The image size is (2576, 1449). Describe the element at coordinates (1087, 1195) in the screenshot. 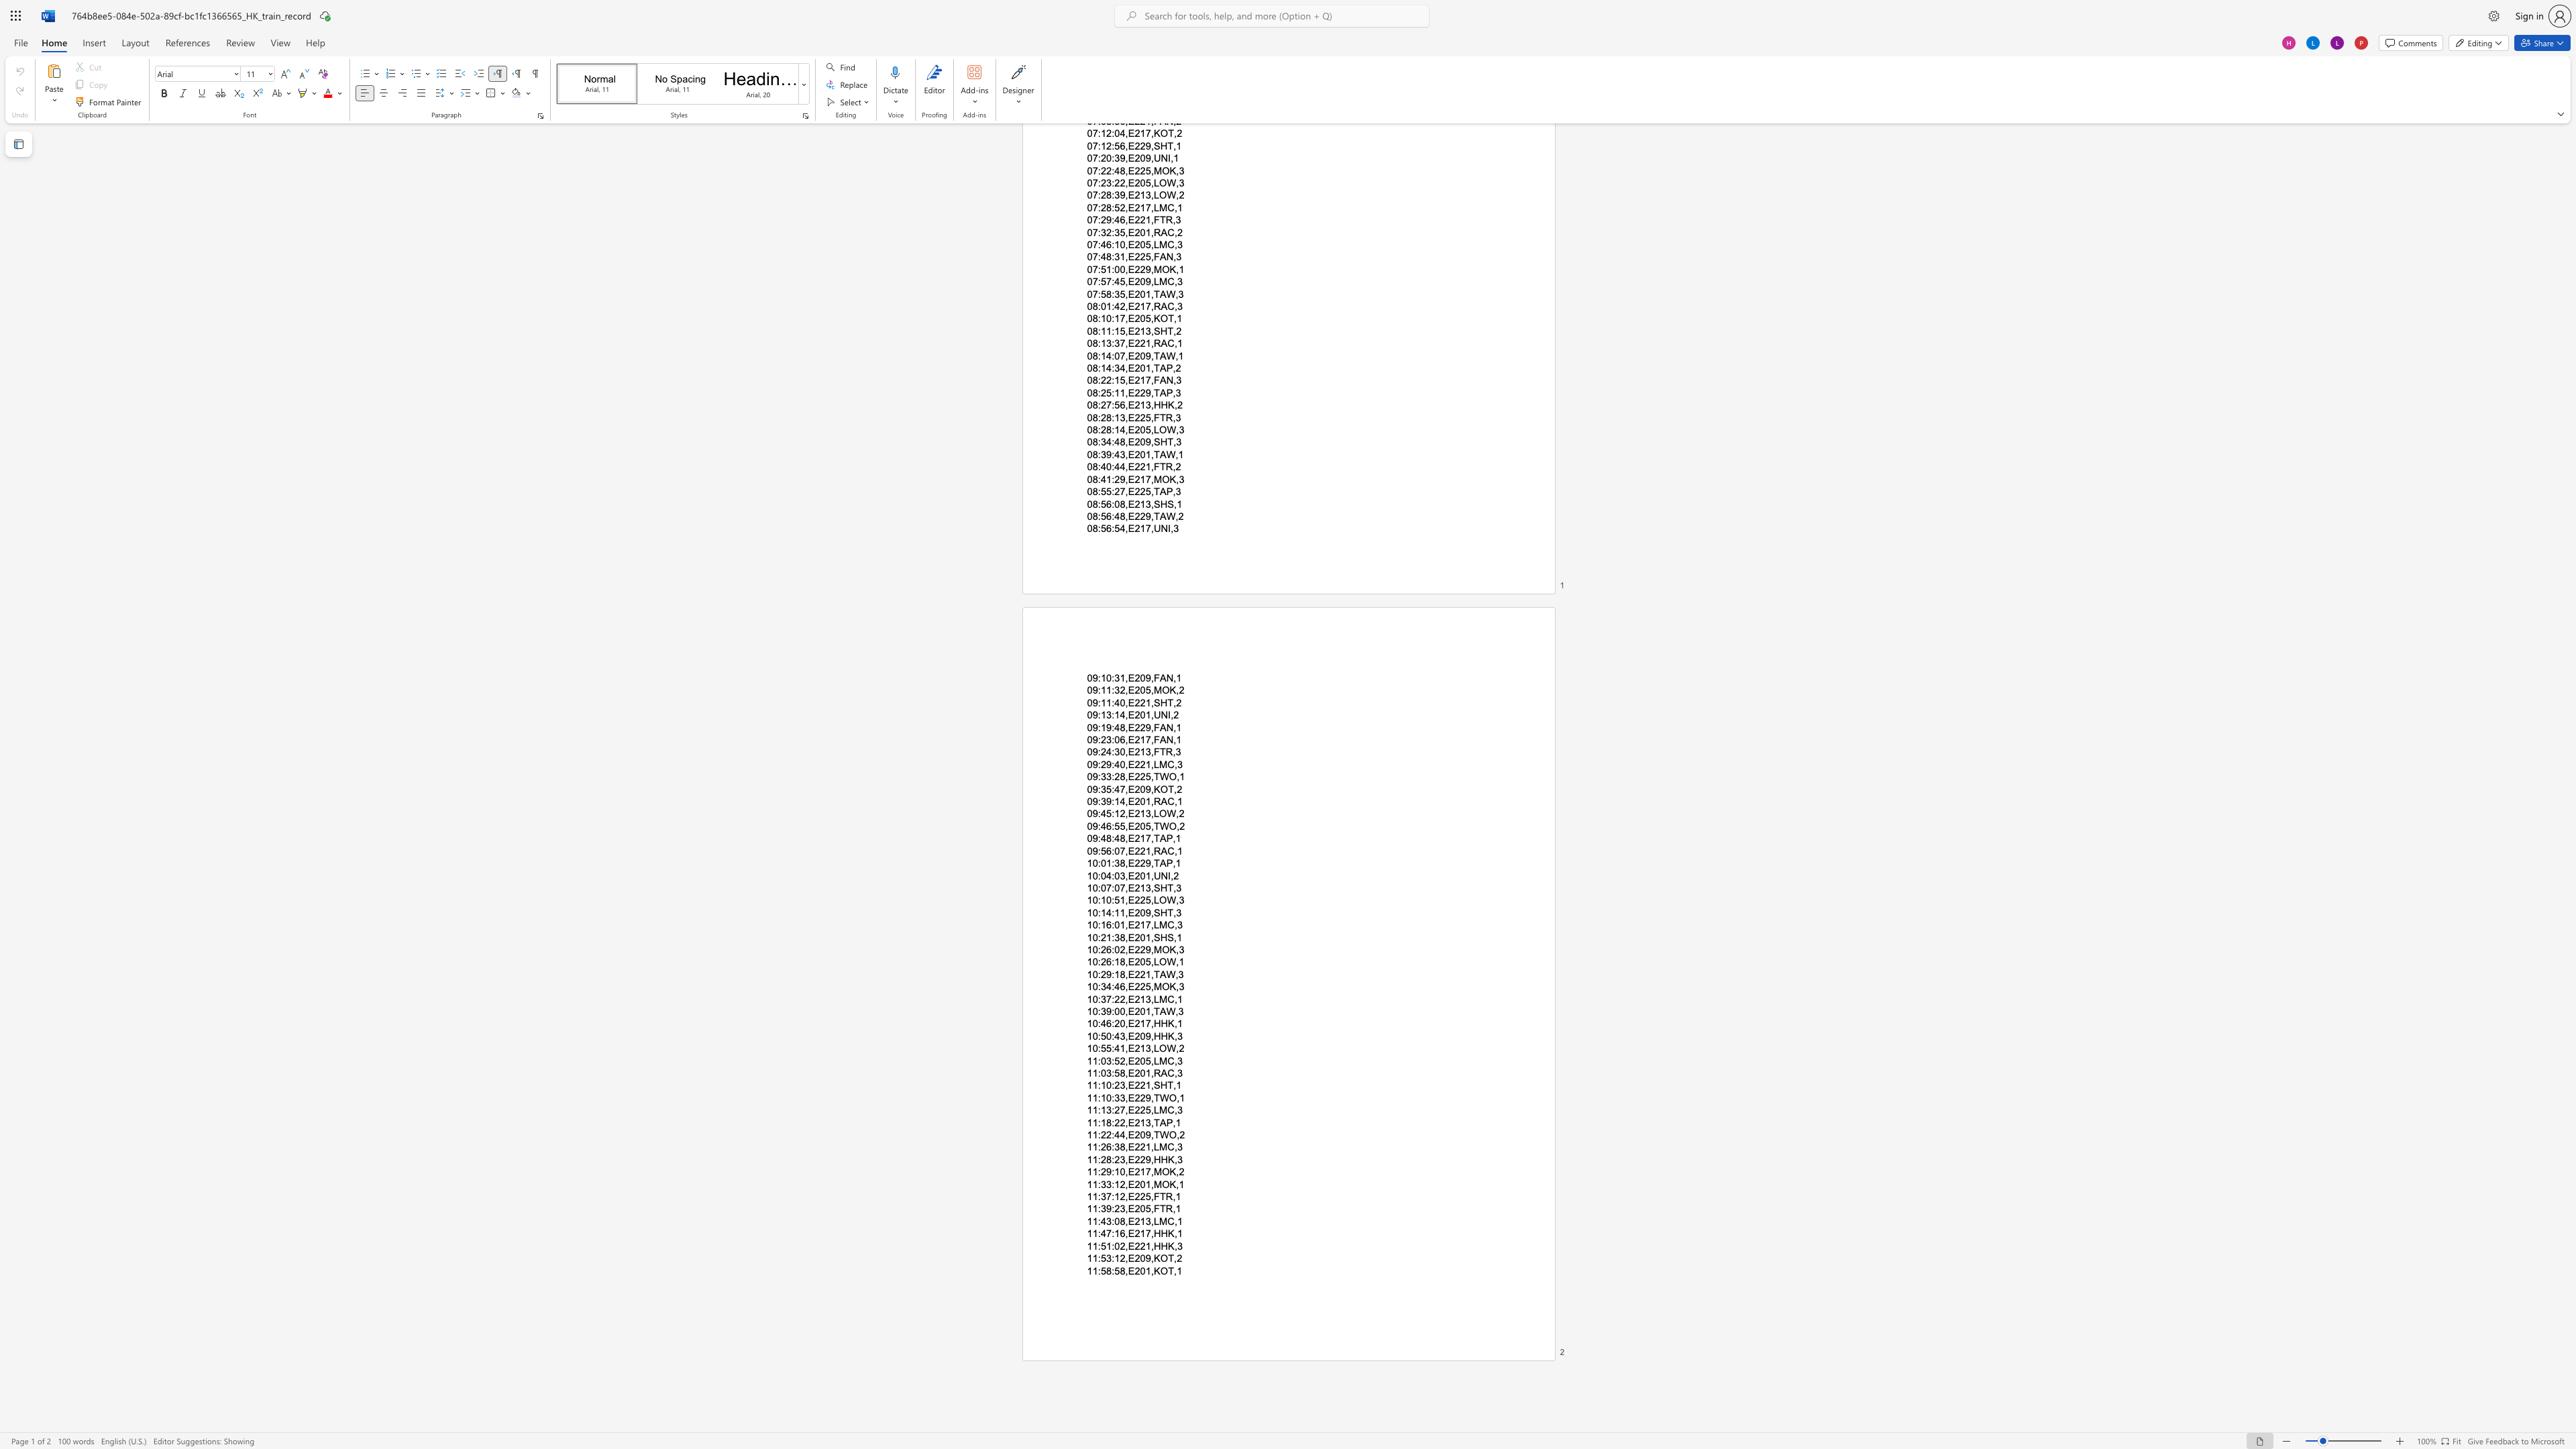

I see `the subset text "11:37:" within the text "11:37:12,E225,FTR,1"` at that location.